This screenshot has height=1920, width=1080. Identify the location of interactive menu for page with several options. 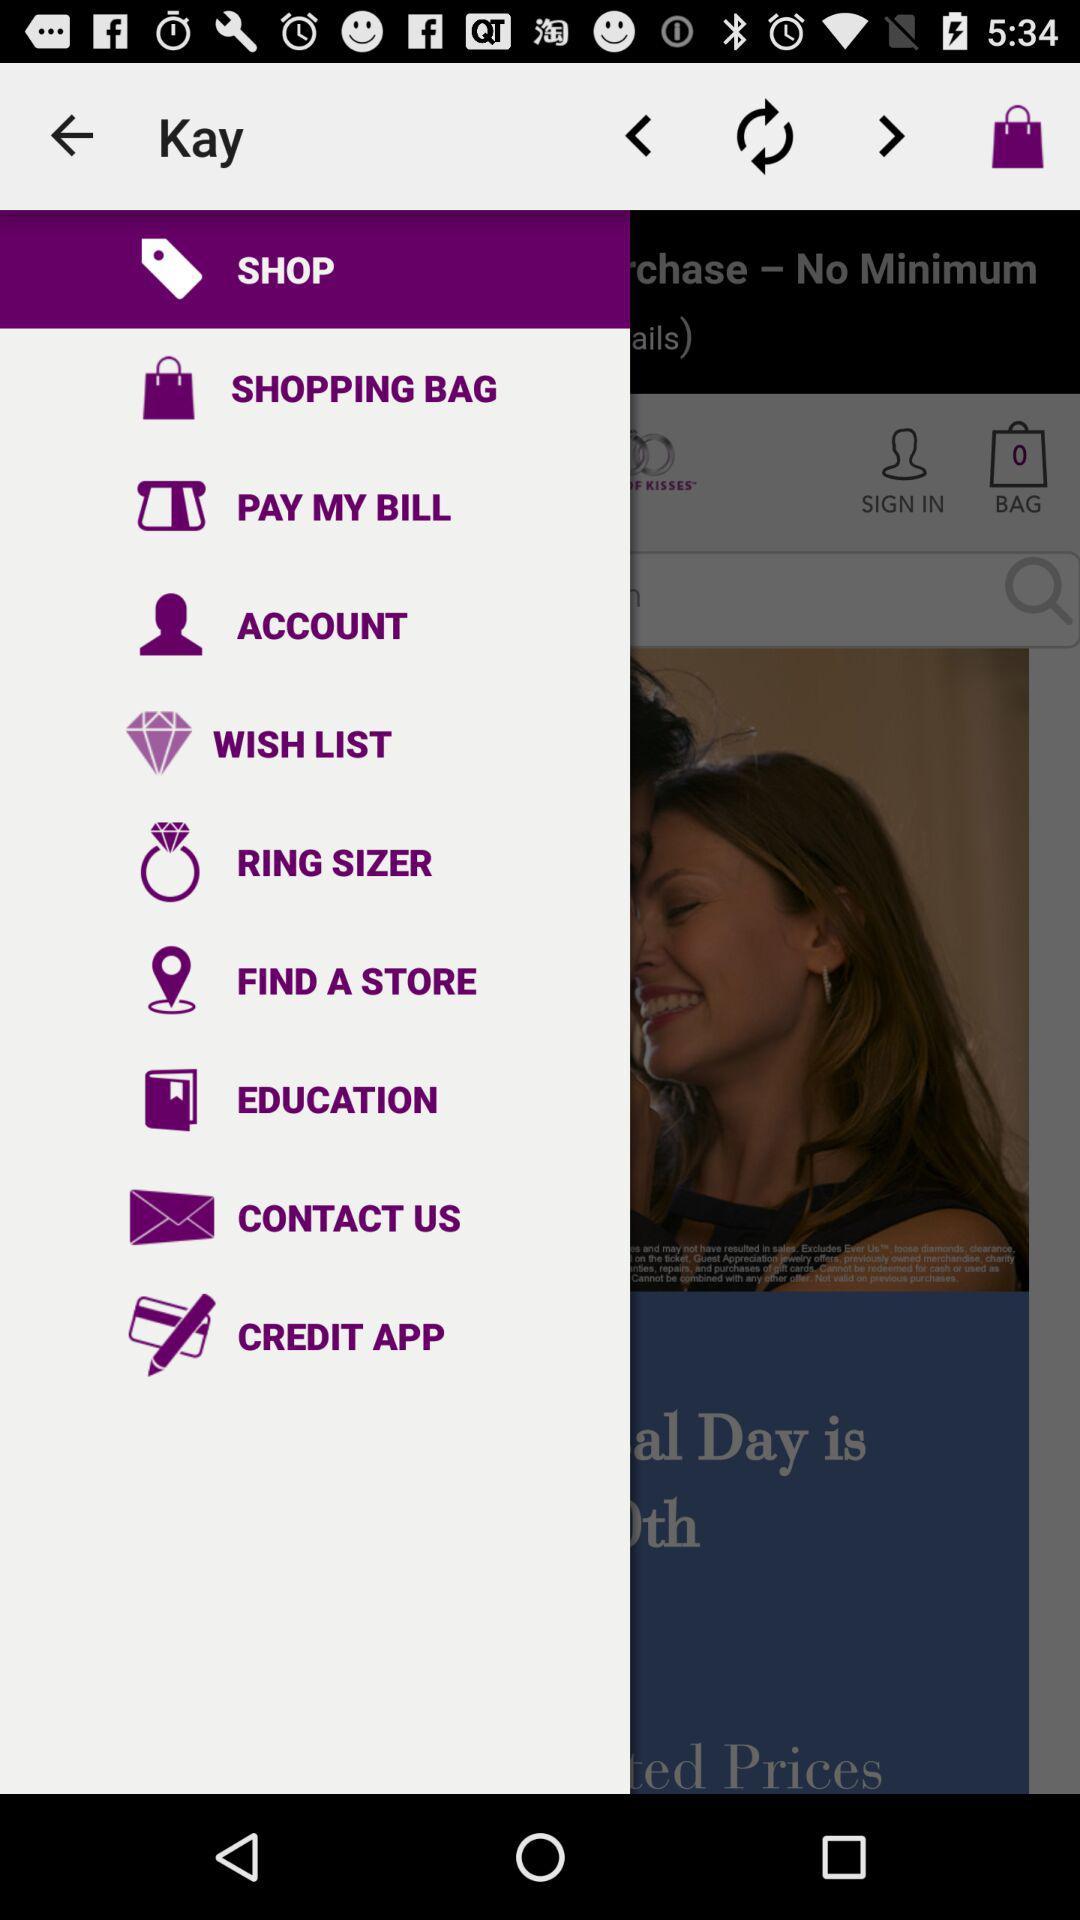
(540, 1002).